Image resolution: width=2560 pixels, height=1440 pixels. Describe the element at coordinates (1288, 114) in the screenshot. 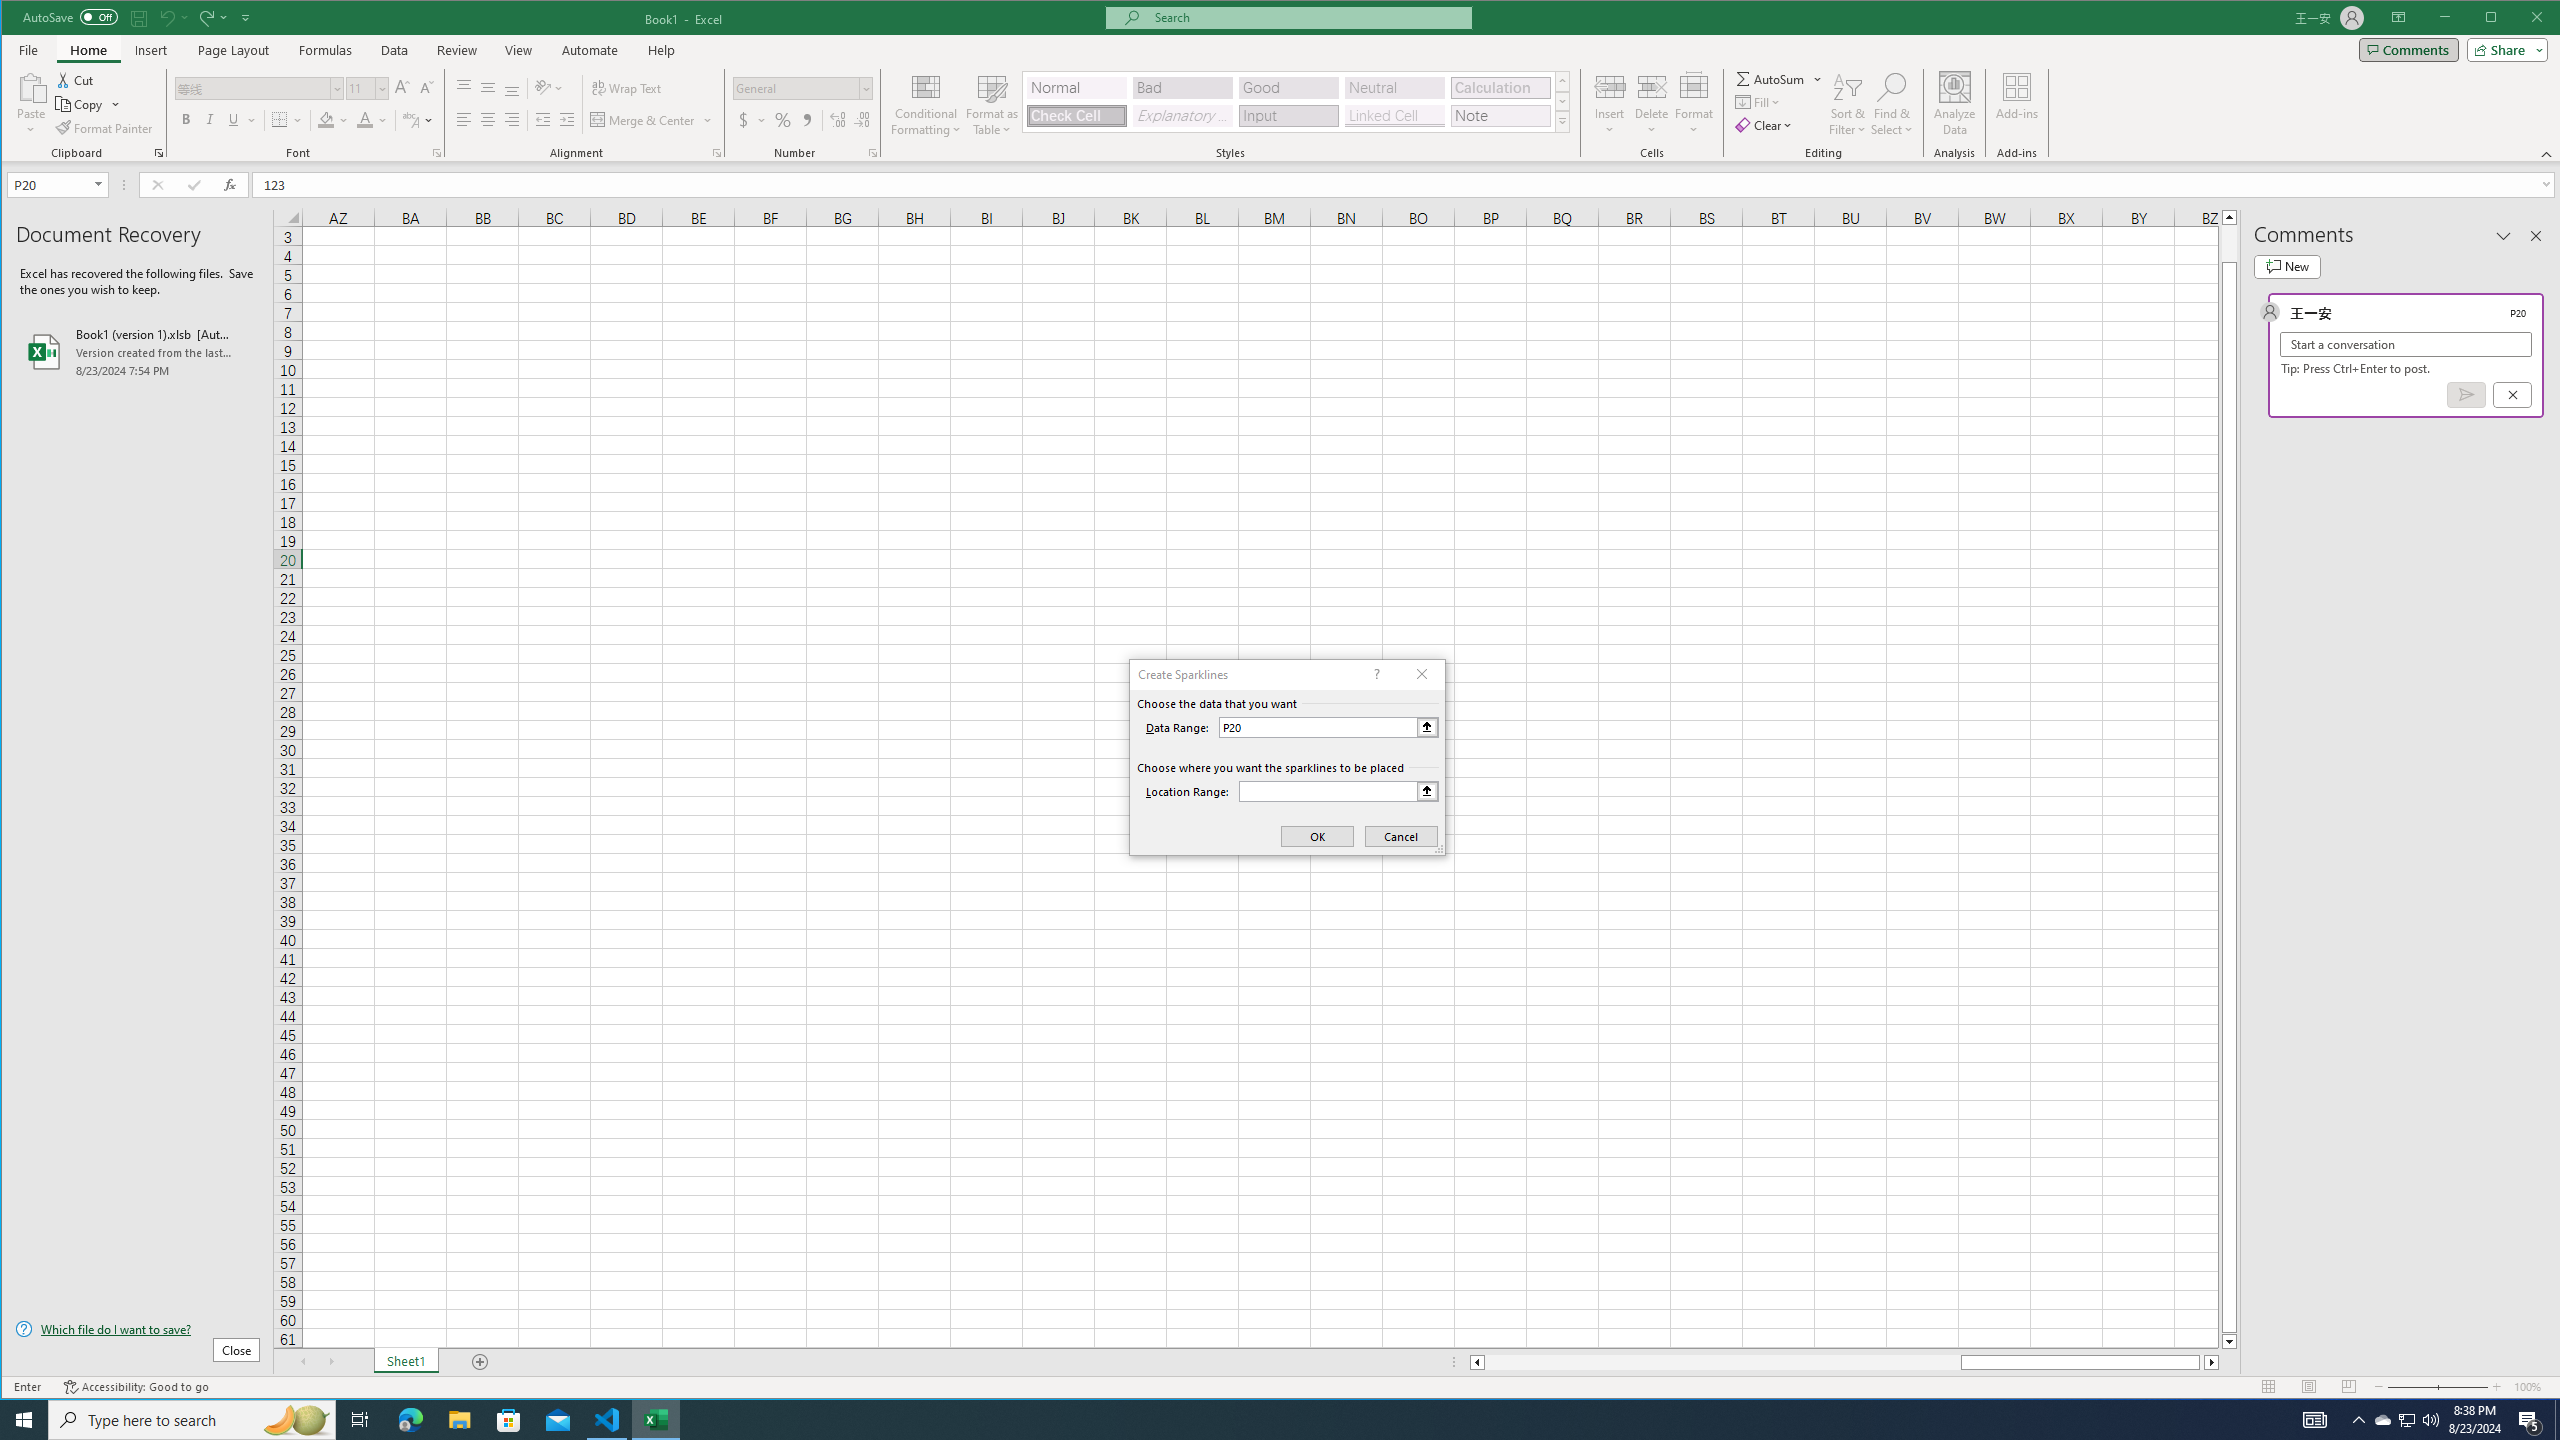

I see `'Input'` at that location.